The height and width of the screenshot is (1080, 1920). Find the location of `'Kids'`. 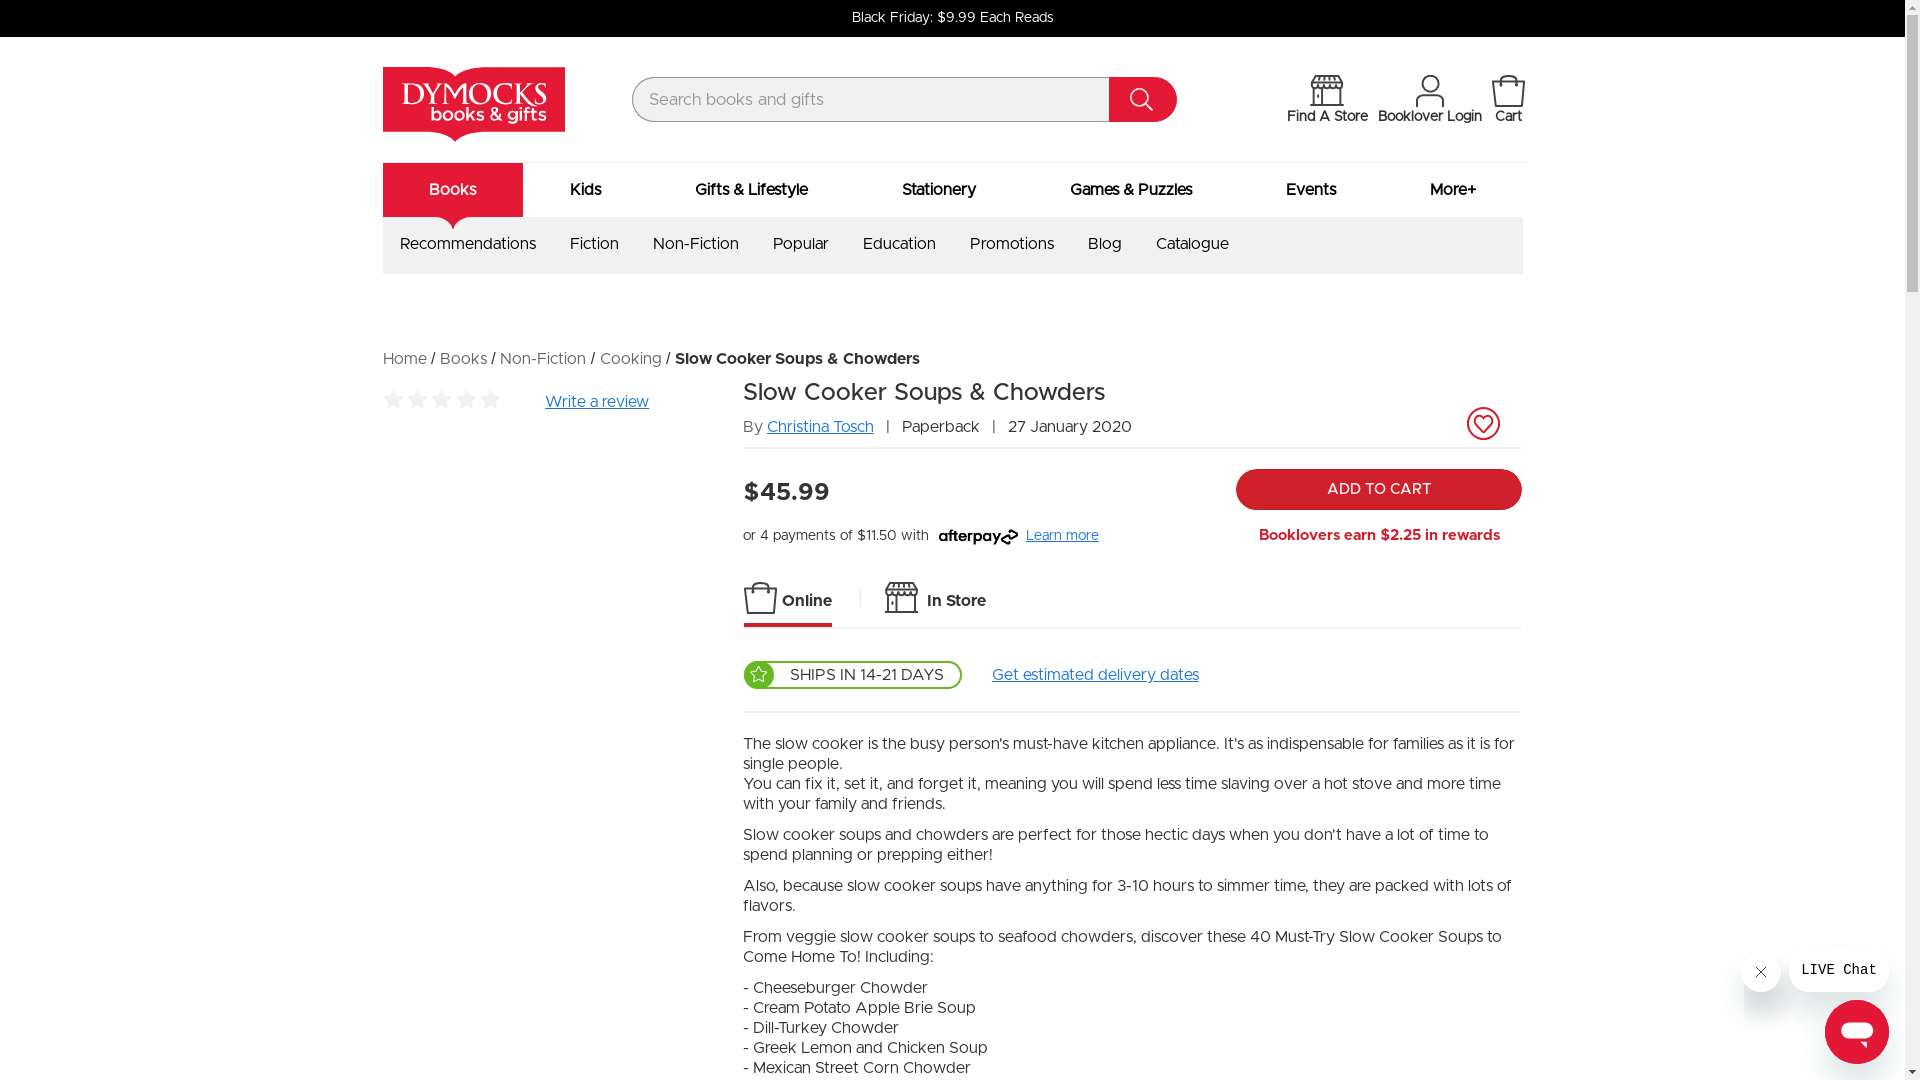

'Kids' is located at coordinates (584, 189).